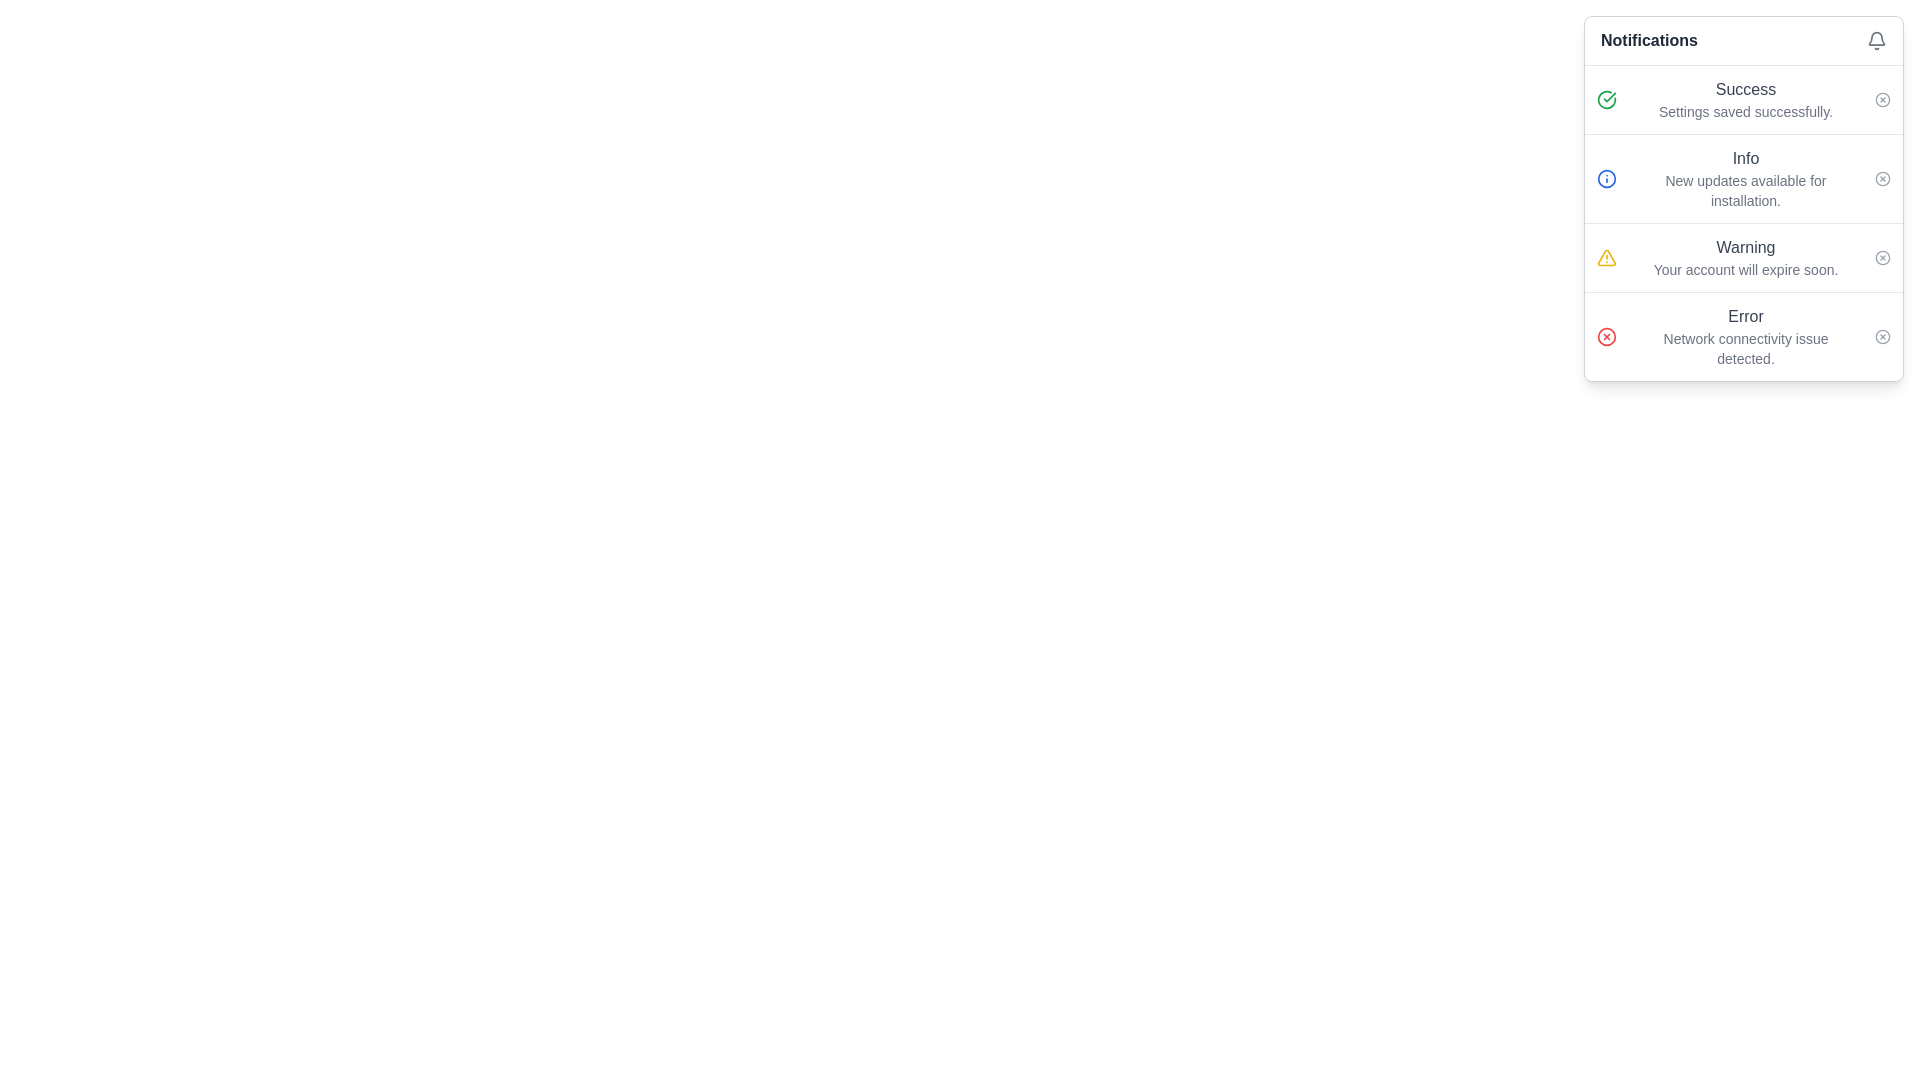 The width and height of the screenshot is (1920, 1080). What do you see at coordinates (1745, 100) in the screenshot?
I see `the 'Success' notification text block that indicates 'Settings saved successfully.'` at bounding box center [1745, 100].